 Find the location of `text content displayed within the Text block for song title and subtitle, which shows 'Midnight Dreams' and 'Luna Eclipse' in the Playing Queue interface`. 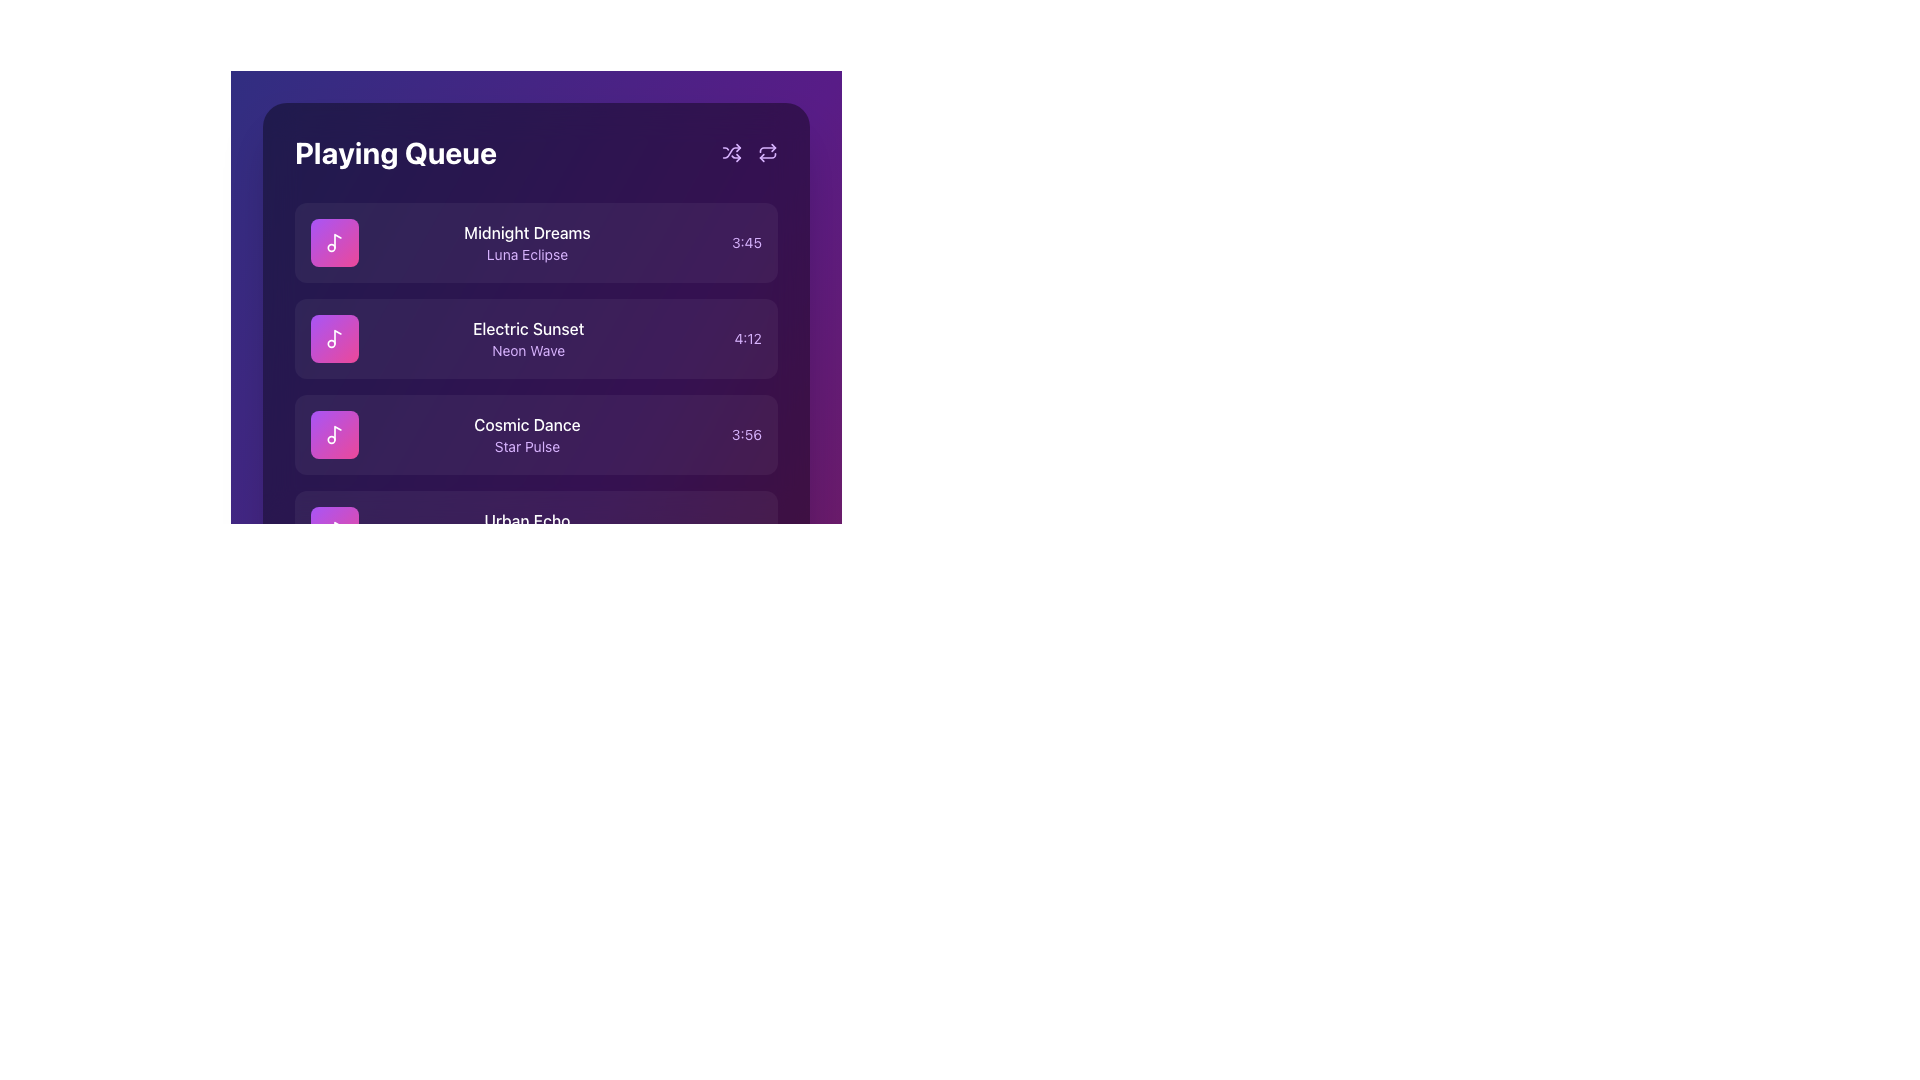

text content displayed within the Text block for song title and subtitle, which shows 'Midnight Dreams' and 'Luna Eclipse' in the Playing Queue interface is located at coordinates (527, 242).